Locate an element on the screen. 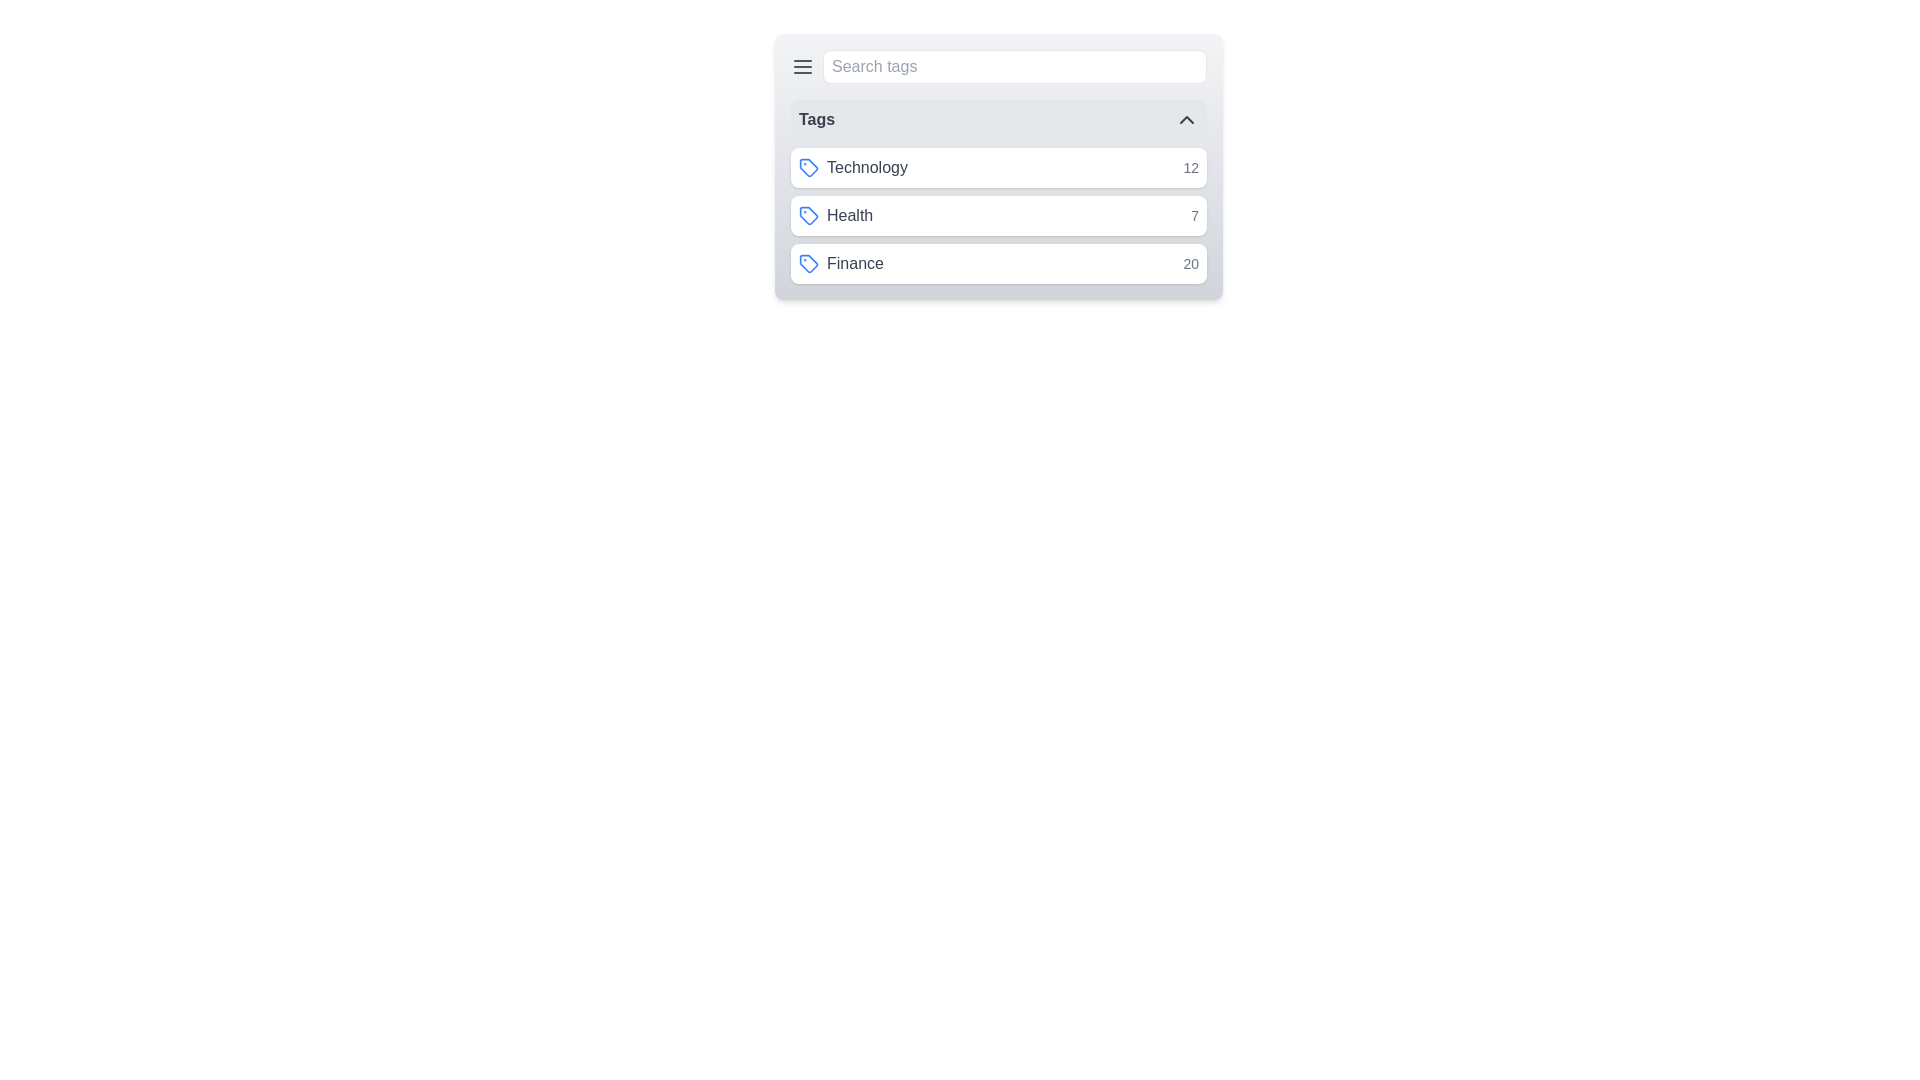 Image resolution: width=1920 pixels, height=1080 pixels. the tag Finance from the list is located at coordinates (998, 262).